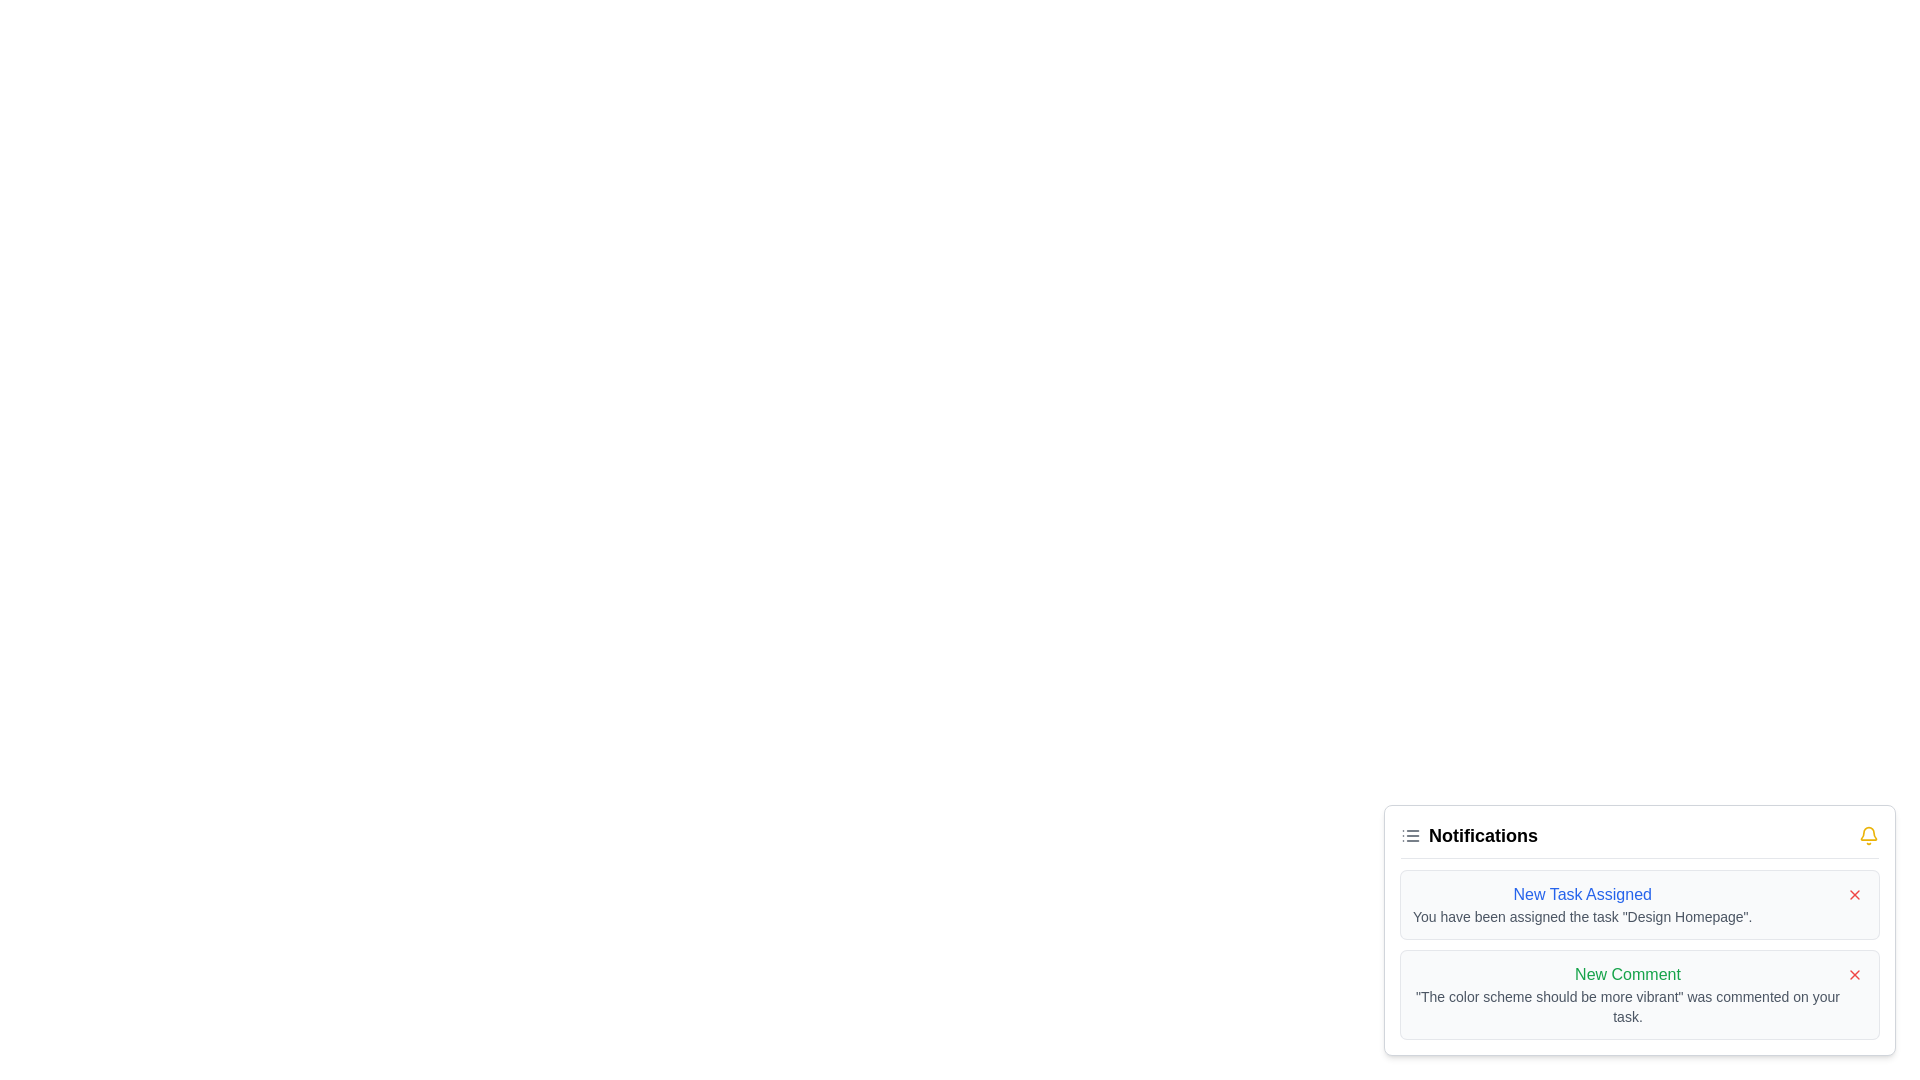  I want to click on the second notification regarding a new comment made on a task, located in the Notifications section in the bottom-right corner of the interface, so click(1627, 995).